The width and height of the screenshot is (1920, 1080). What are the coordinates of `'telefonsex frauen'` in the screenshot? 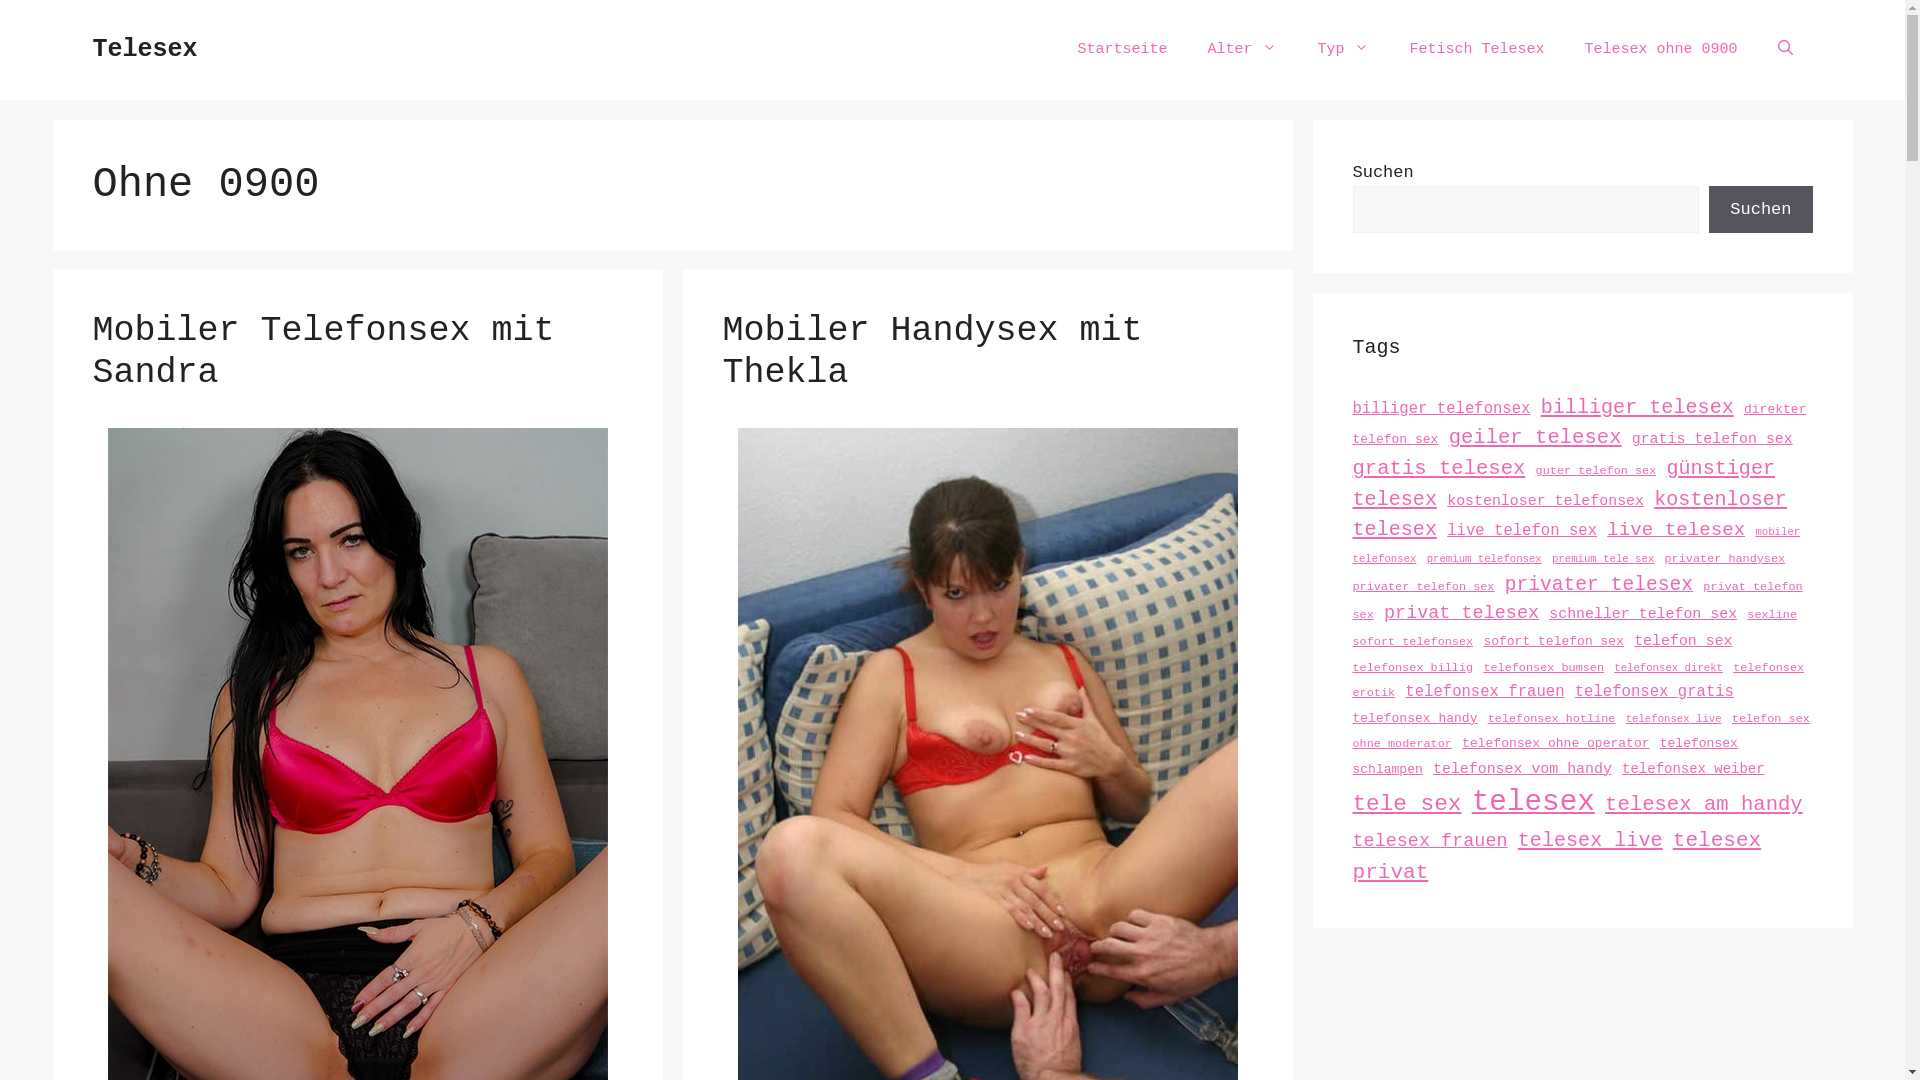 It's located at (1484, 690).